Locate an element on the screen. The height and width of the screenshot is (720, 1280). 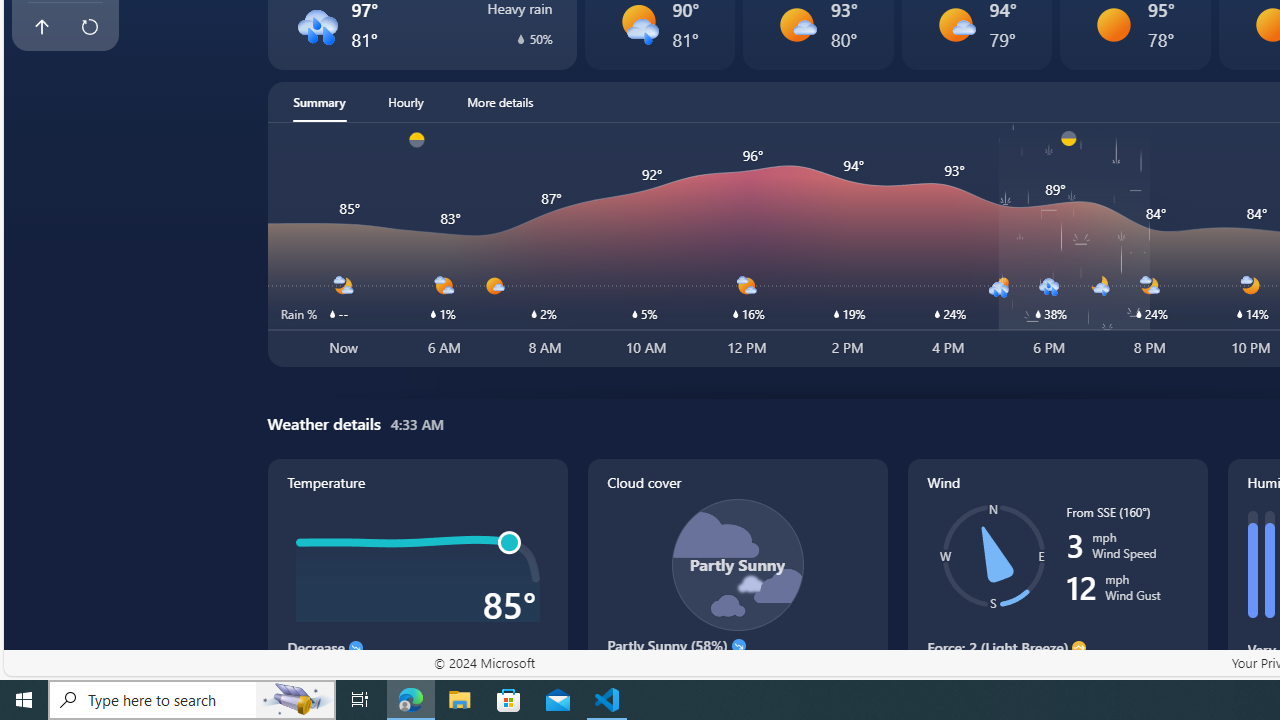
'Cloud cover' is located at coordinates (736, 584).